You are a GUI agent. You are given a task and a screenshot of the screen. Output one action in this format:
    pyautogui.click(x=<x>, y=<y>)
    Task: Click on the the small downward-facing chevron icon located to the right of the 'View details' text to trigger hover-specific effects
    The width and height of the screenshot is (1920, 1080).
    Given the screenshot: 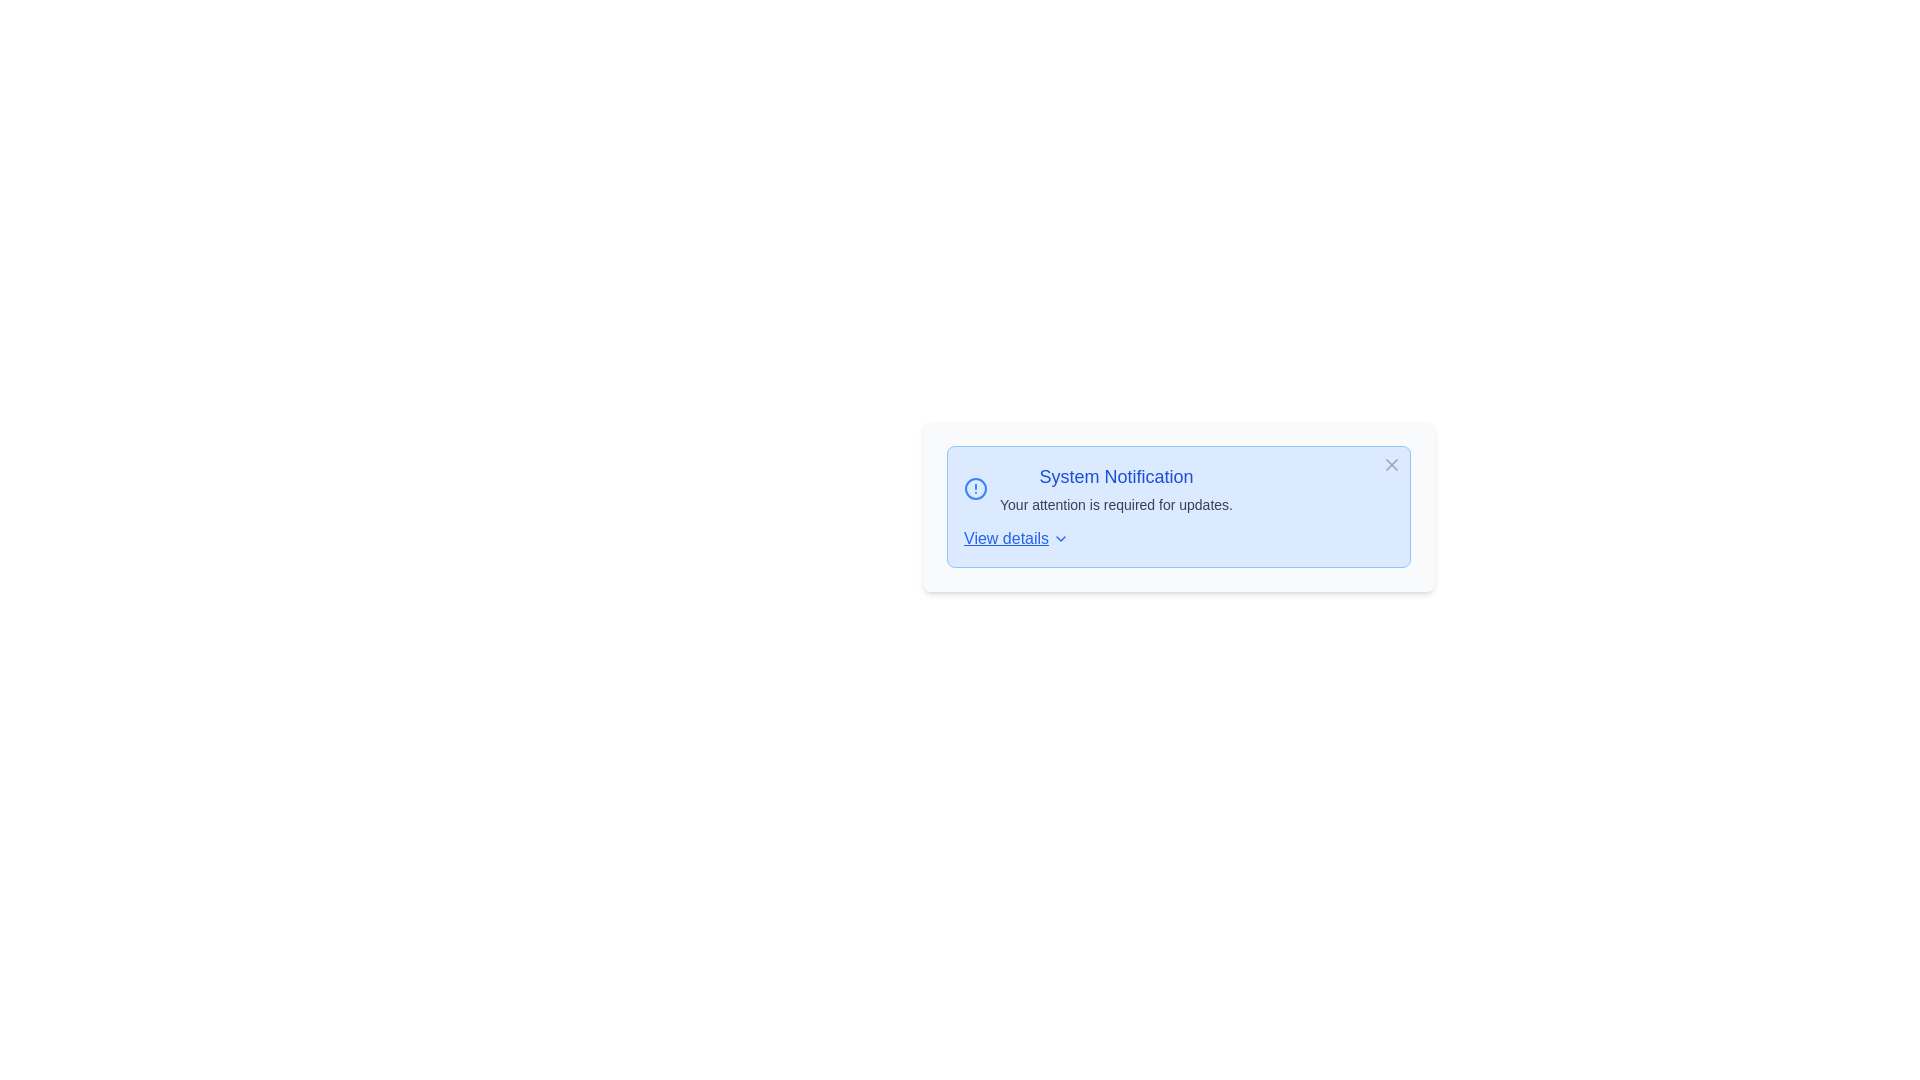 What is the action you would take?
    pyautogui.click(x=1060, y=538)
    